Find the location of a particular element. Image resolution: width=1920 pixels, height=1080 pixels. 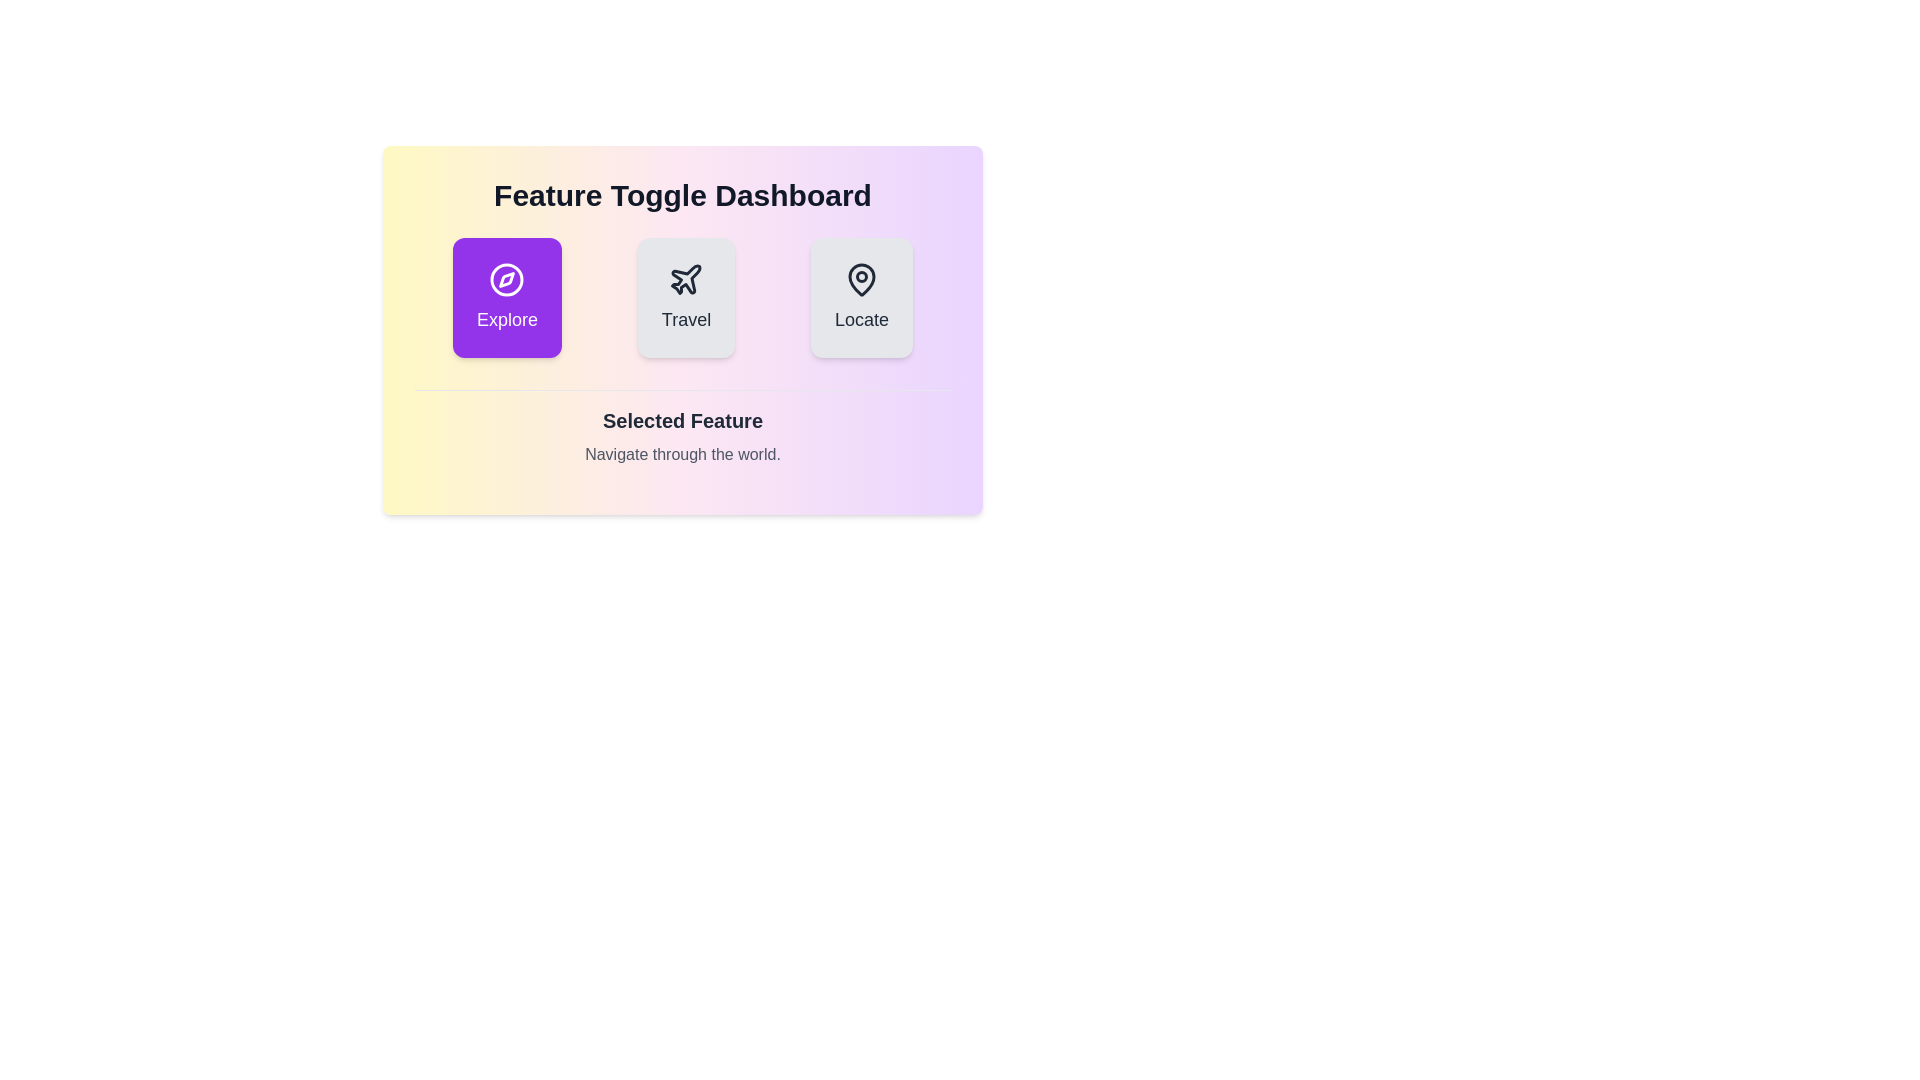

the Travel button to observe the hover effect is located at coordinates (686, 297).